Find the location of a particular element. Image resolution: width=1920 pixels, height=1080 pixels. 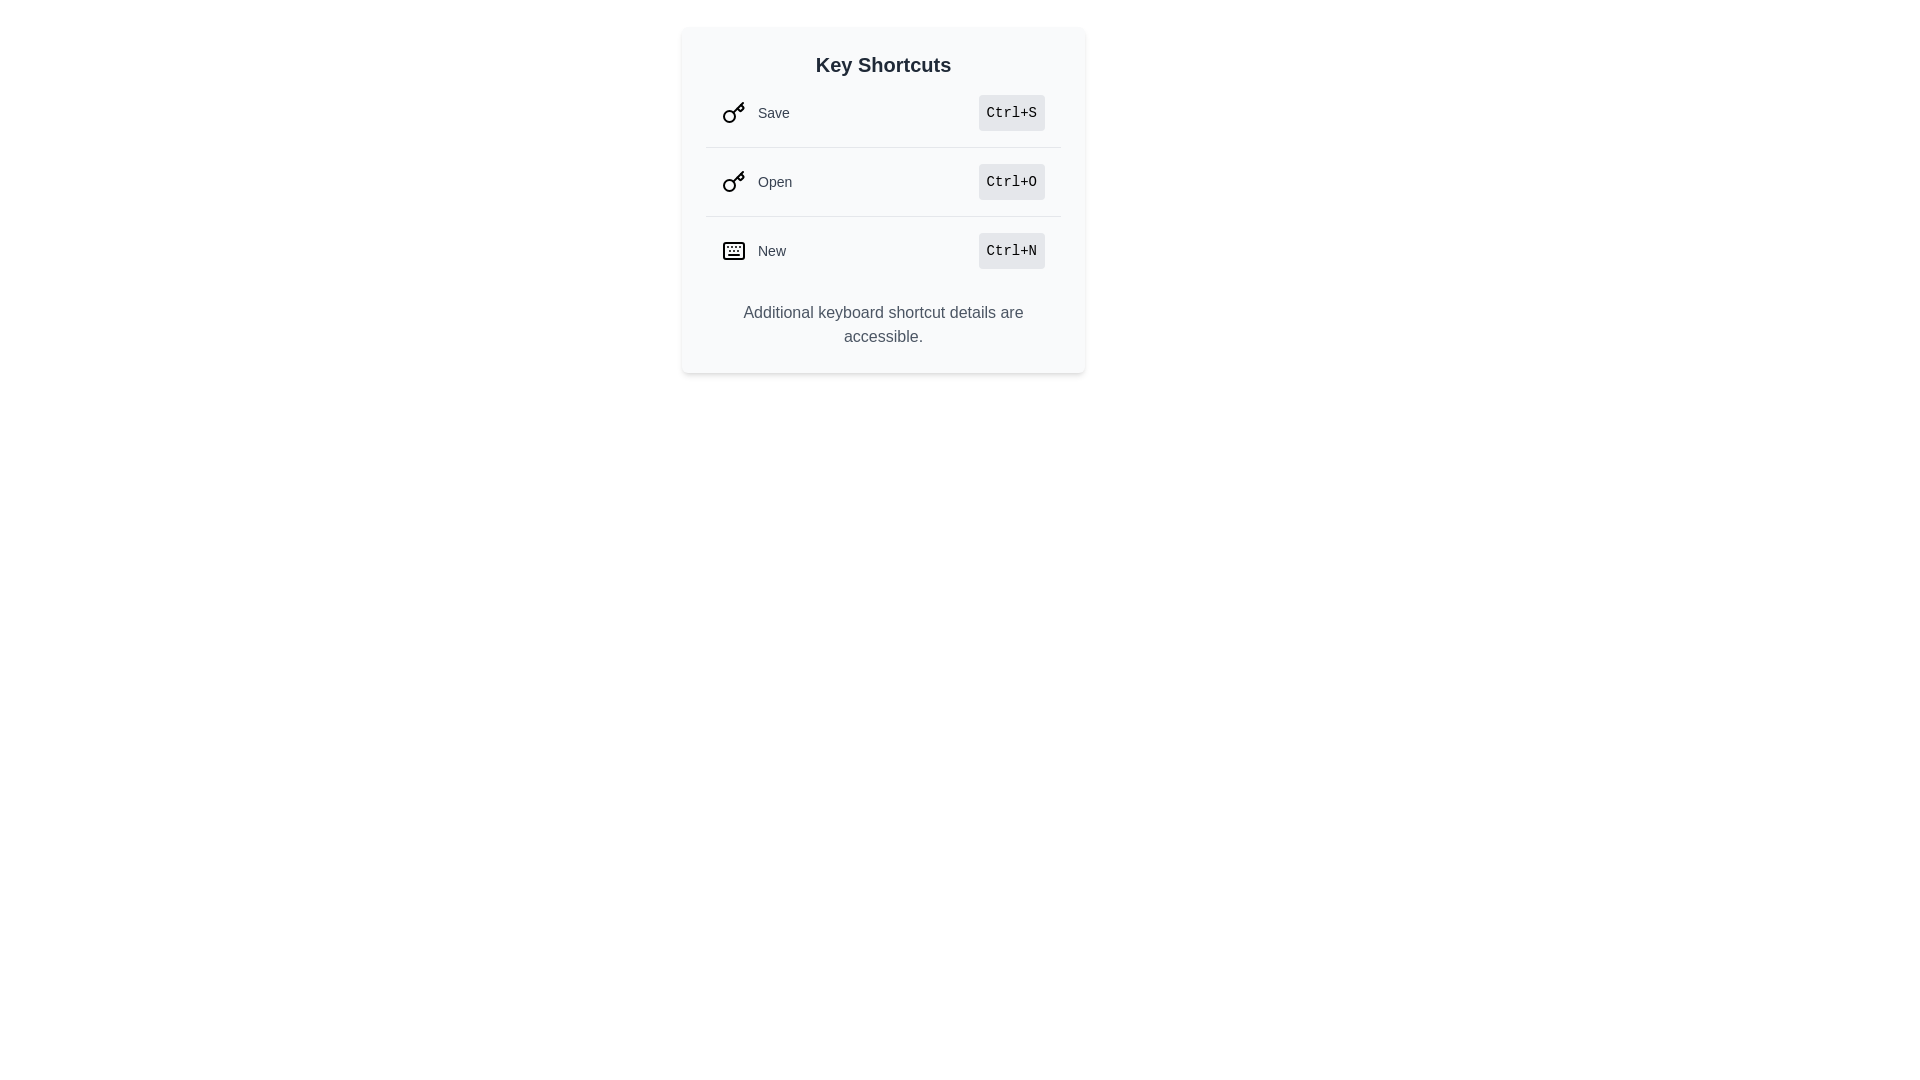

the 'Open' text label, which is styled in a small font size, medium weight, and gray color, located to the right of a key icon in the middle section under 'Key Shortcuts' is located at coordinates (774, 181).